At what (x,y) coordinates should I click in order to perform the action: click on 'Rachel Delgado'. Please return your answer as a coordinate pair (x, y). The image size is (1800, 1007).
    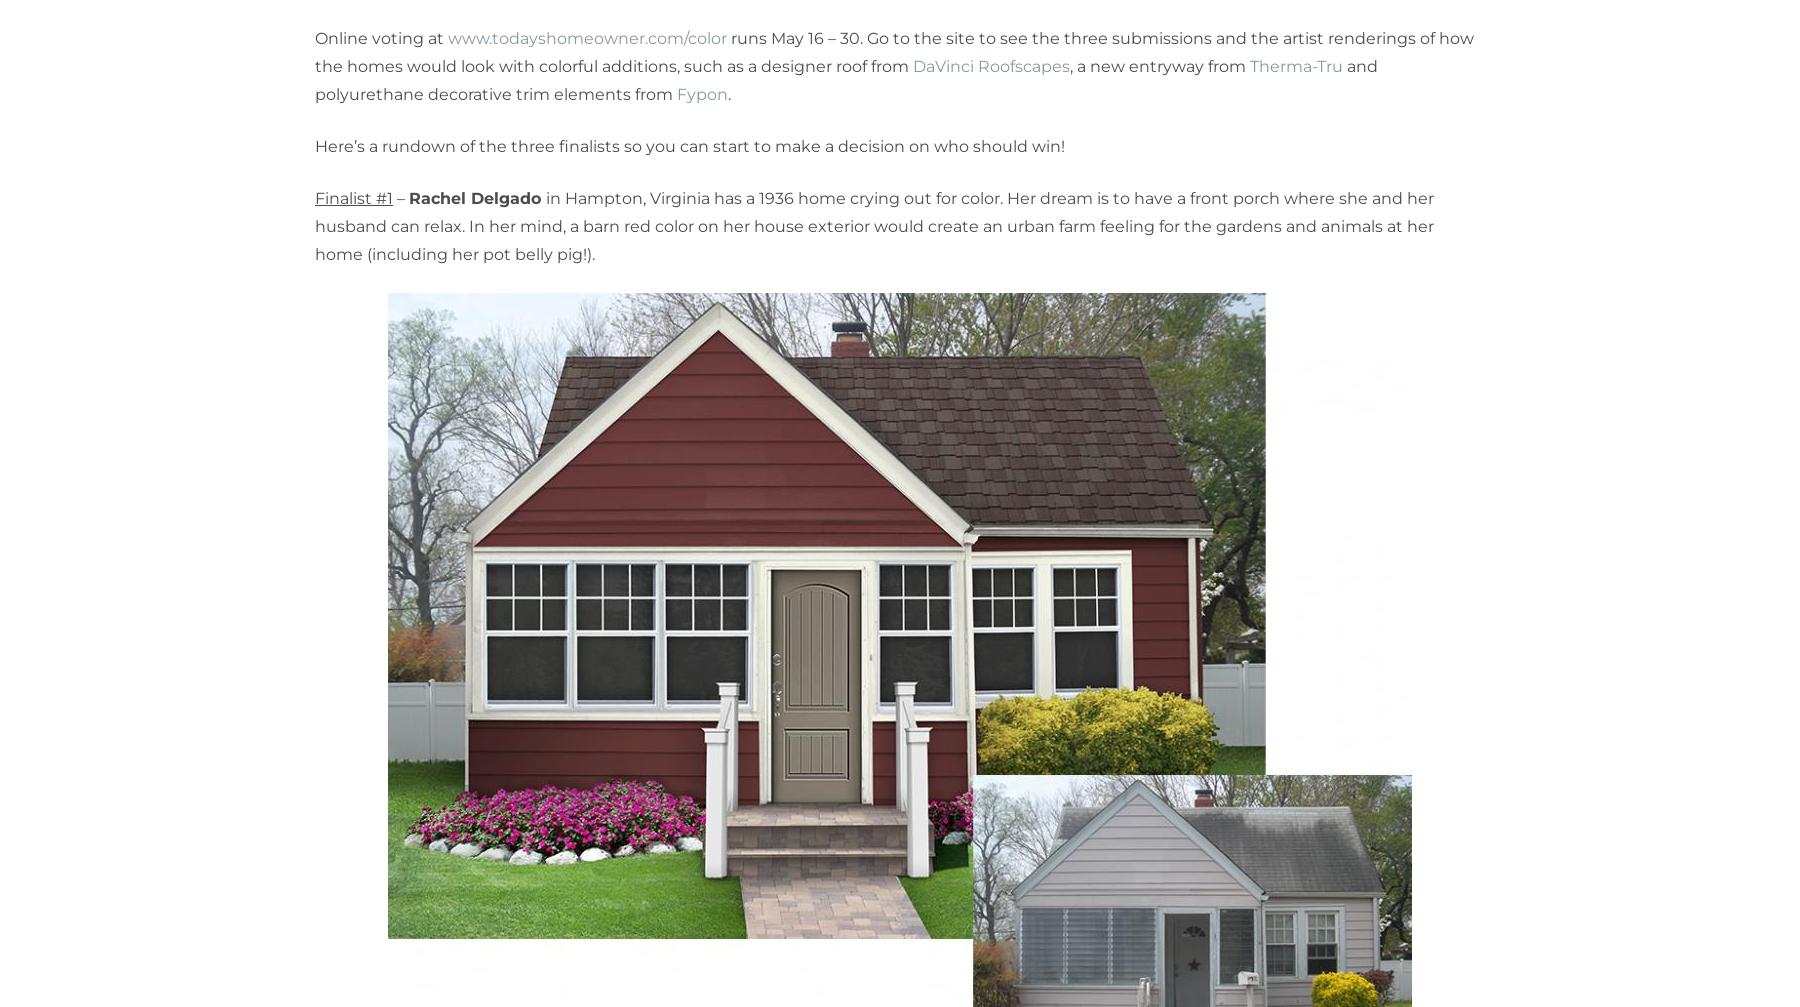
    Looking at the image, I should click on (476, 198).